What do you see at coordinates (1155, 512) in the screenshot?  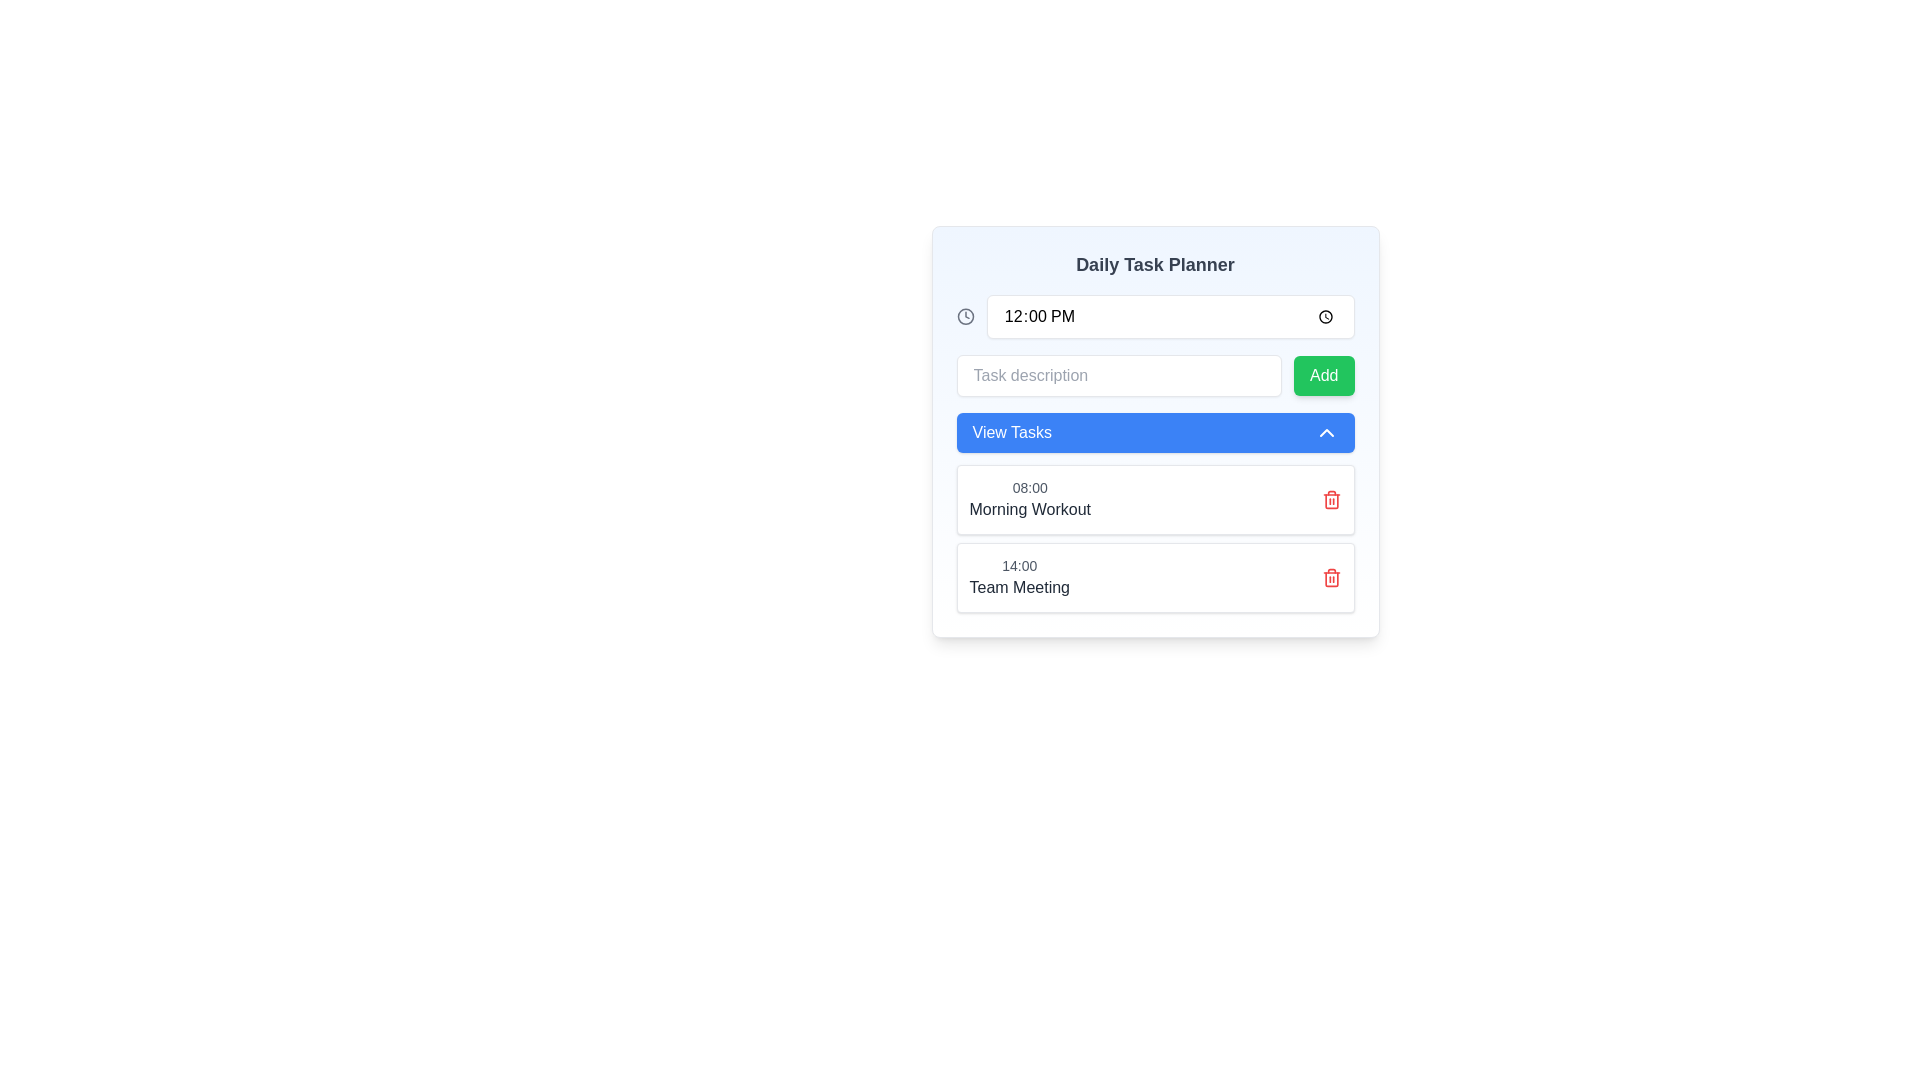 I see `and drop the first list item displaying '08:00' and 'Morning Workout'` at bounding box center [1155, 512].